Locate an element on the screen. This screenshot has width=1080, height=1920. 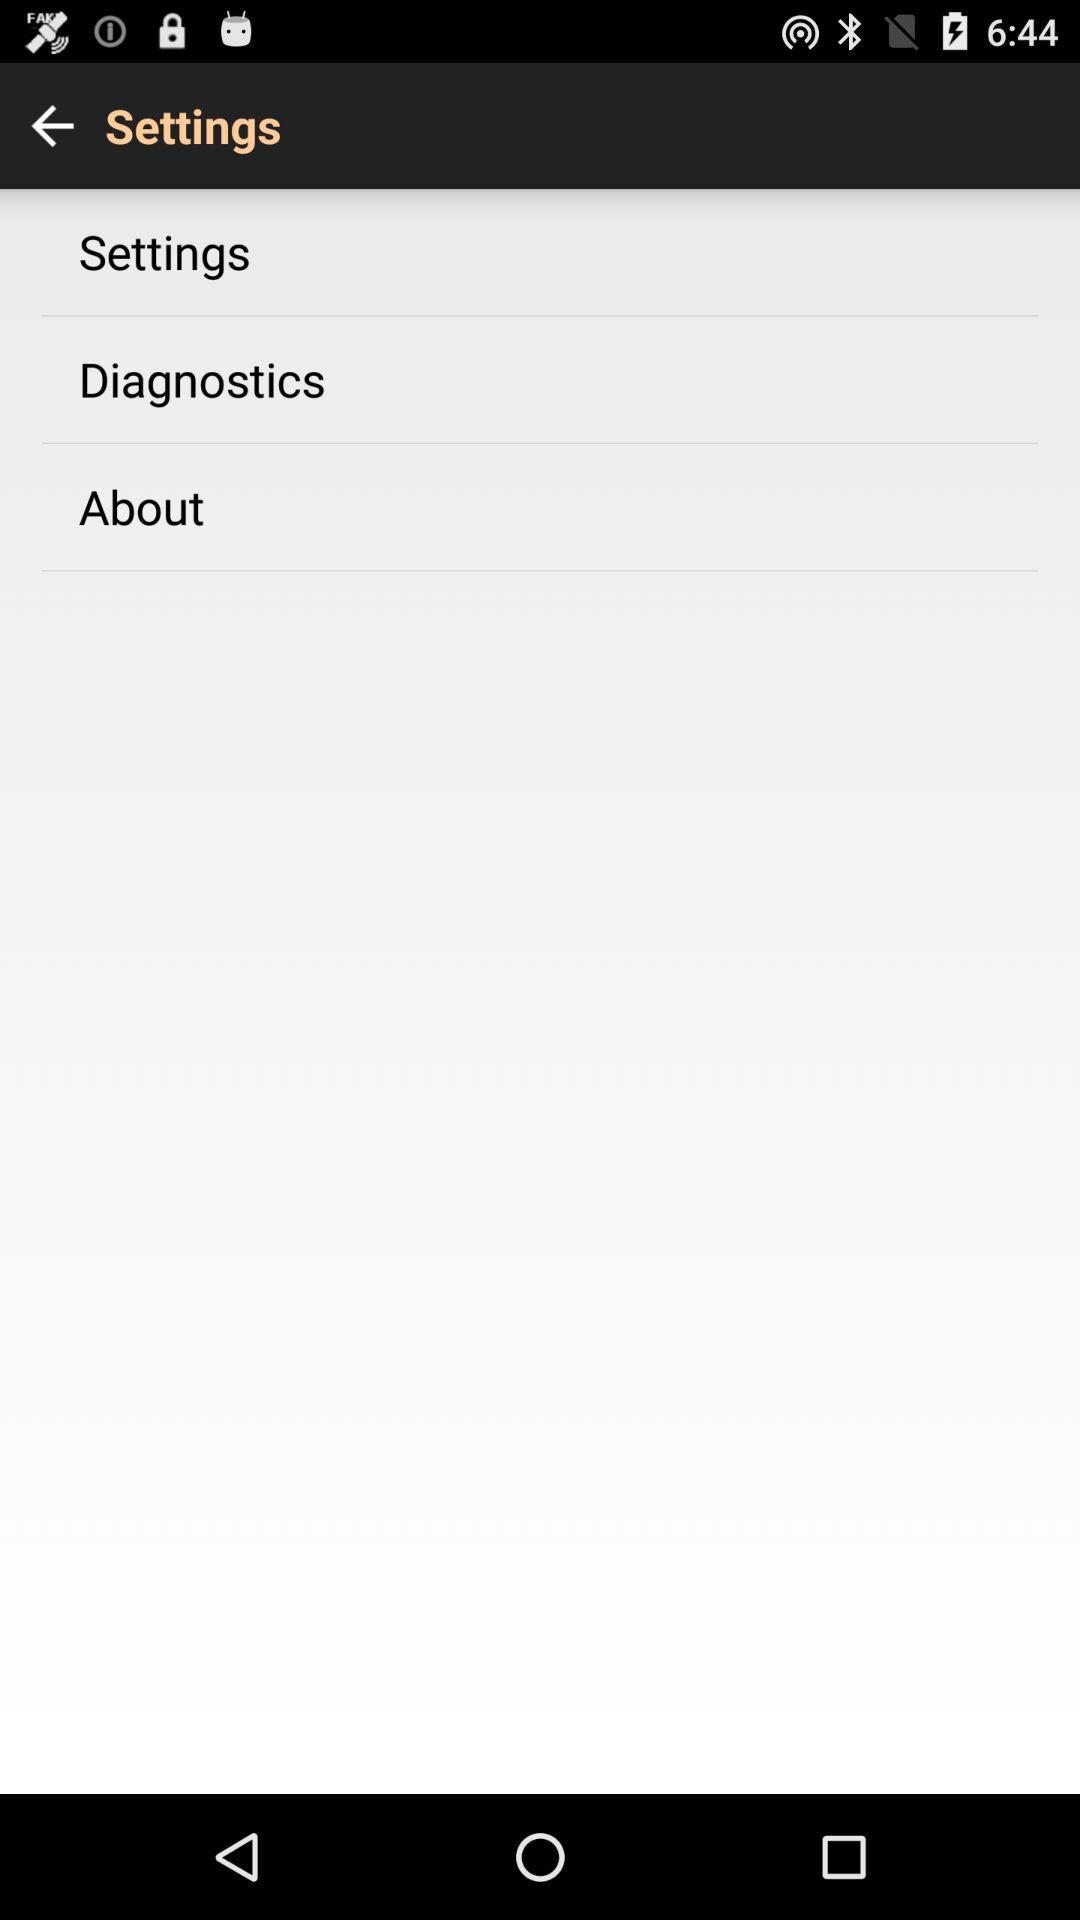
the item below the settings icon is located at coordinates (202, 379).